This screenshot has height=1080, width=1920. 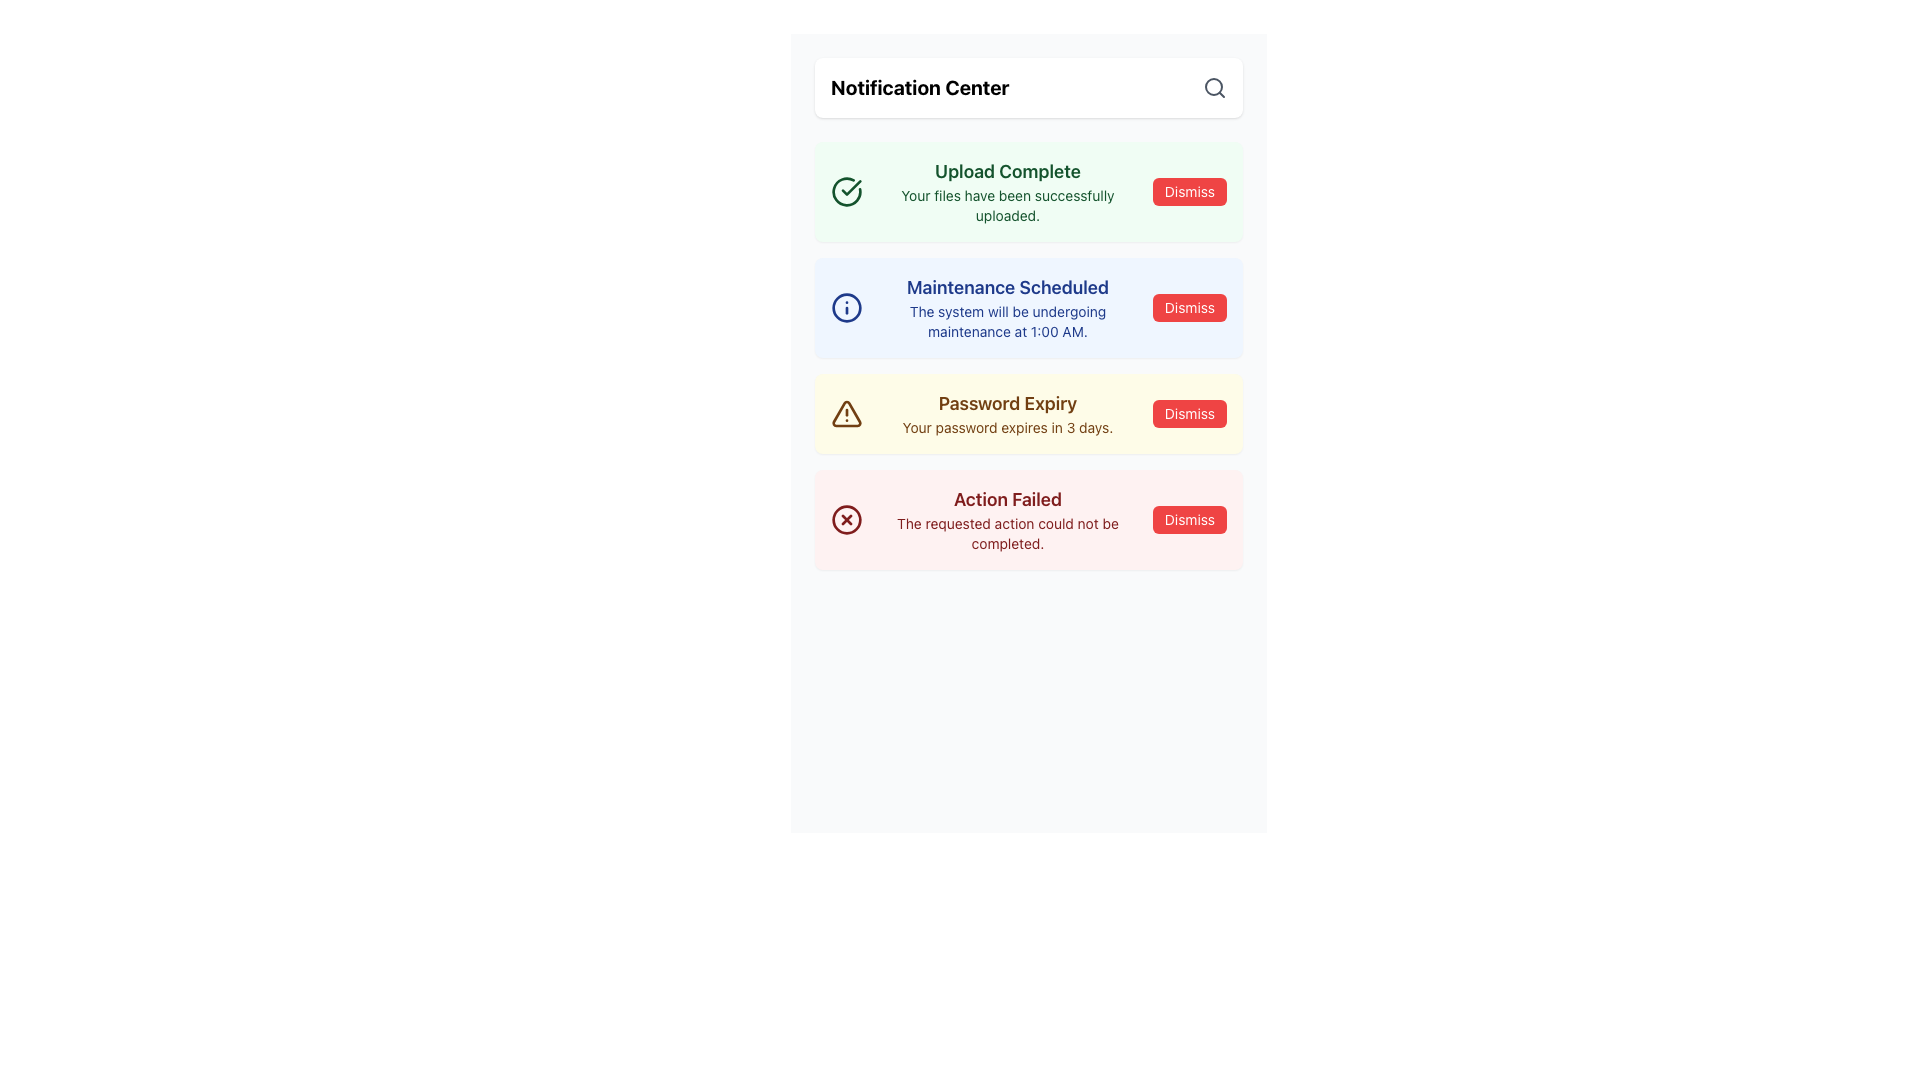 I want to click on the notification titled 'Maintenance Scheduled' in the second row of the notification list, which has a blue background and is located to the left of the red 'Dismiss' button, so click(x=1008, y=308).